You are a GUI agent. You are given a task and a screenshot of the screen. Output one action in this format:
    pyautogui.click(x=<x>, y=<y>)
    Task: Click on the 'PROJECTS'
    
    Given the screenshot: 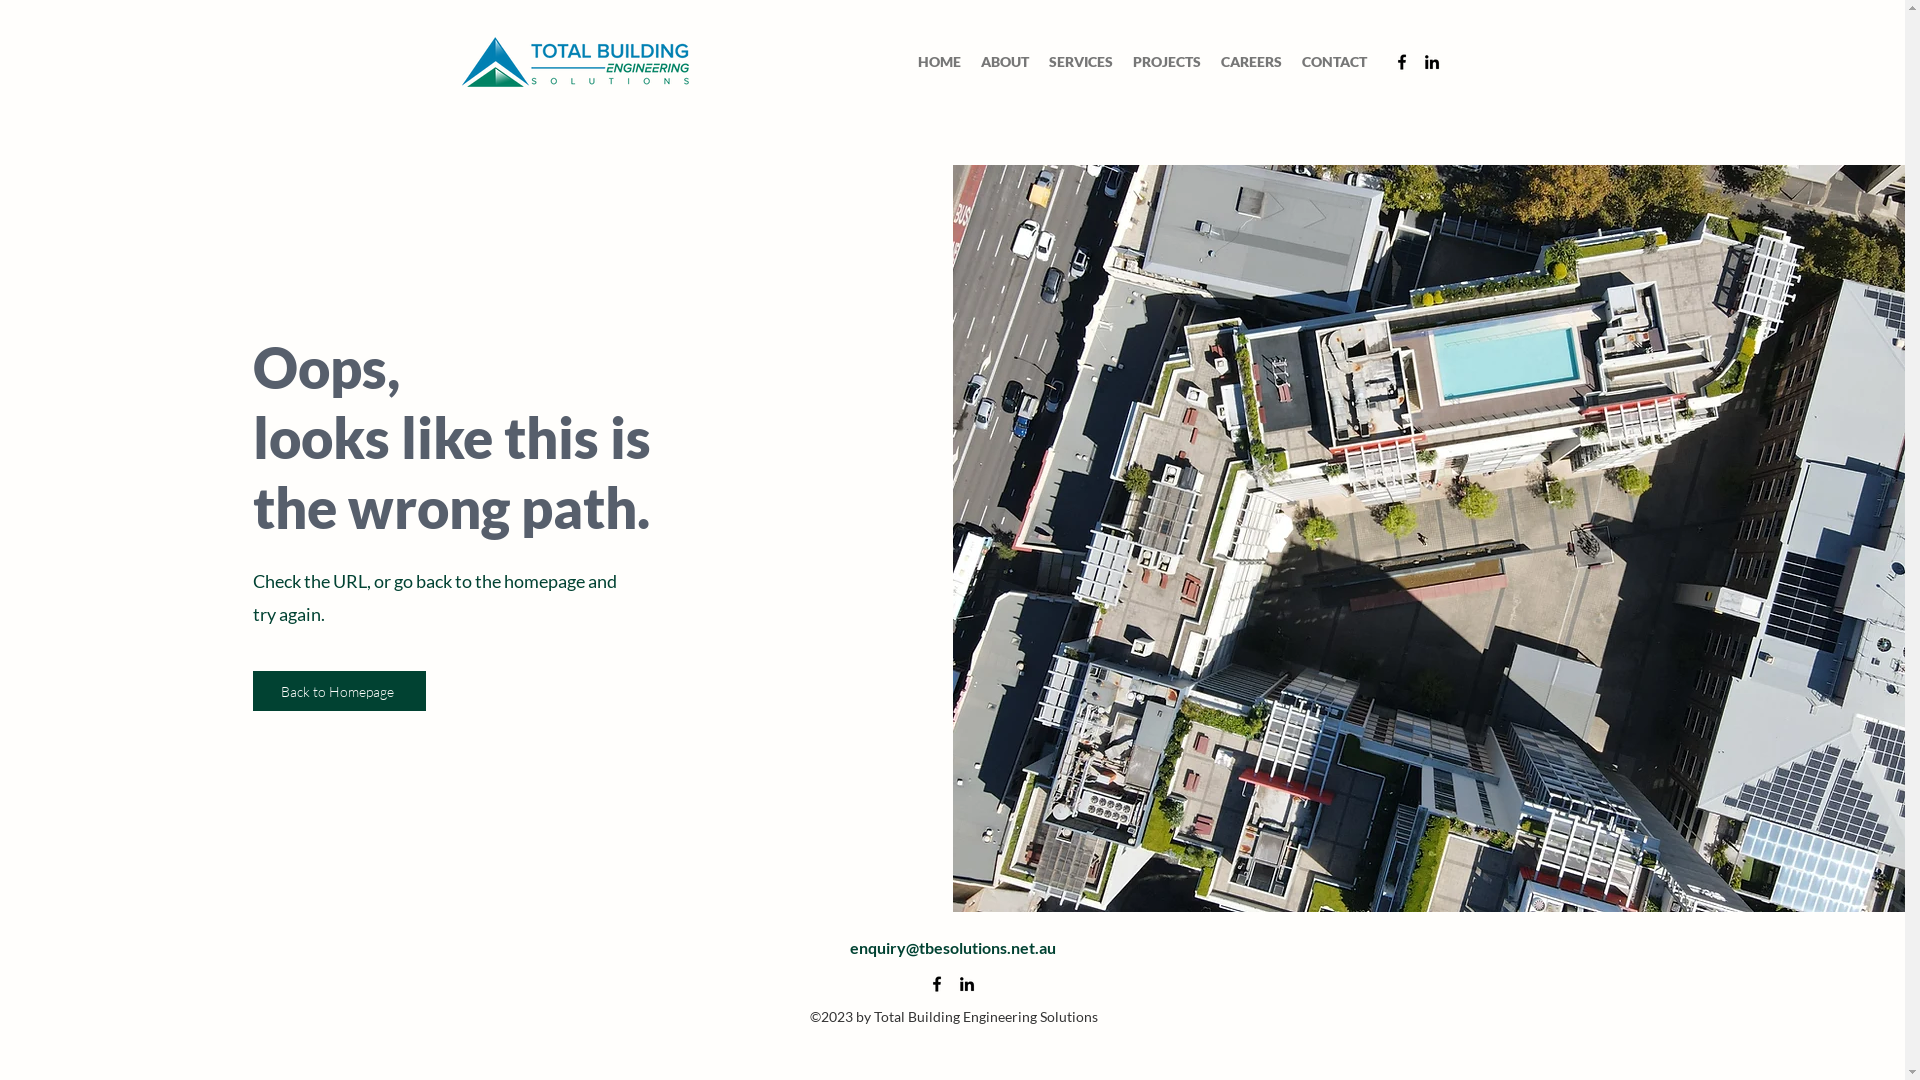 What is the action you would take?
    pyautogui.click(x=1166, y=60)
    